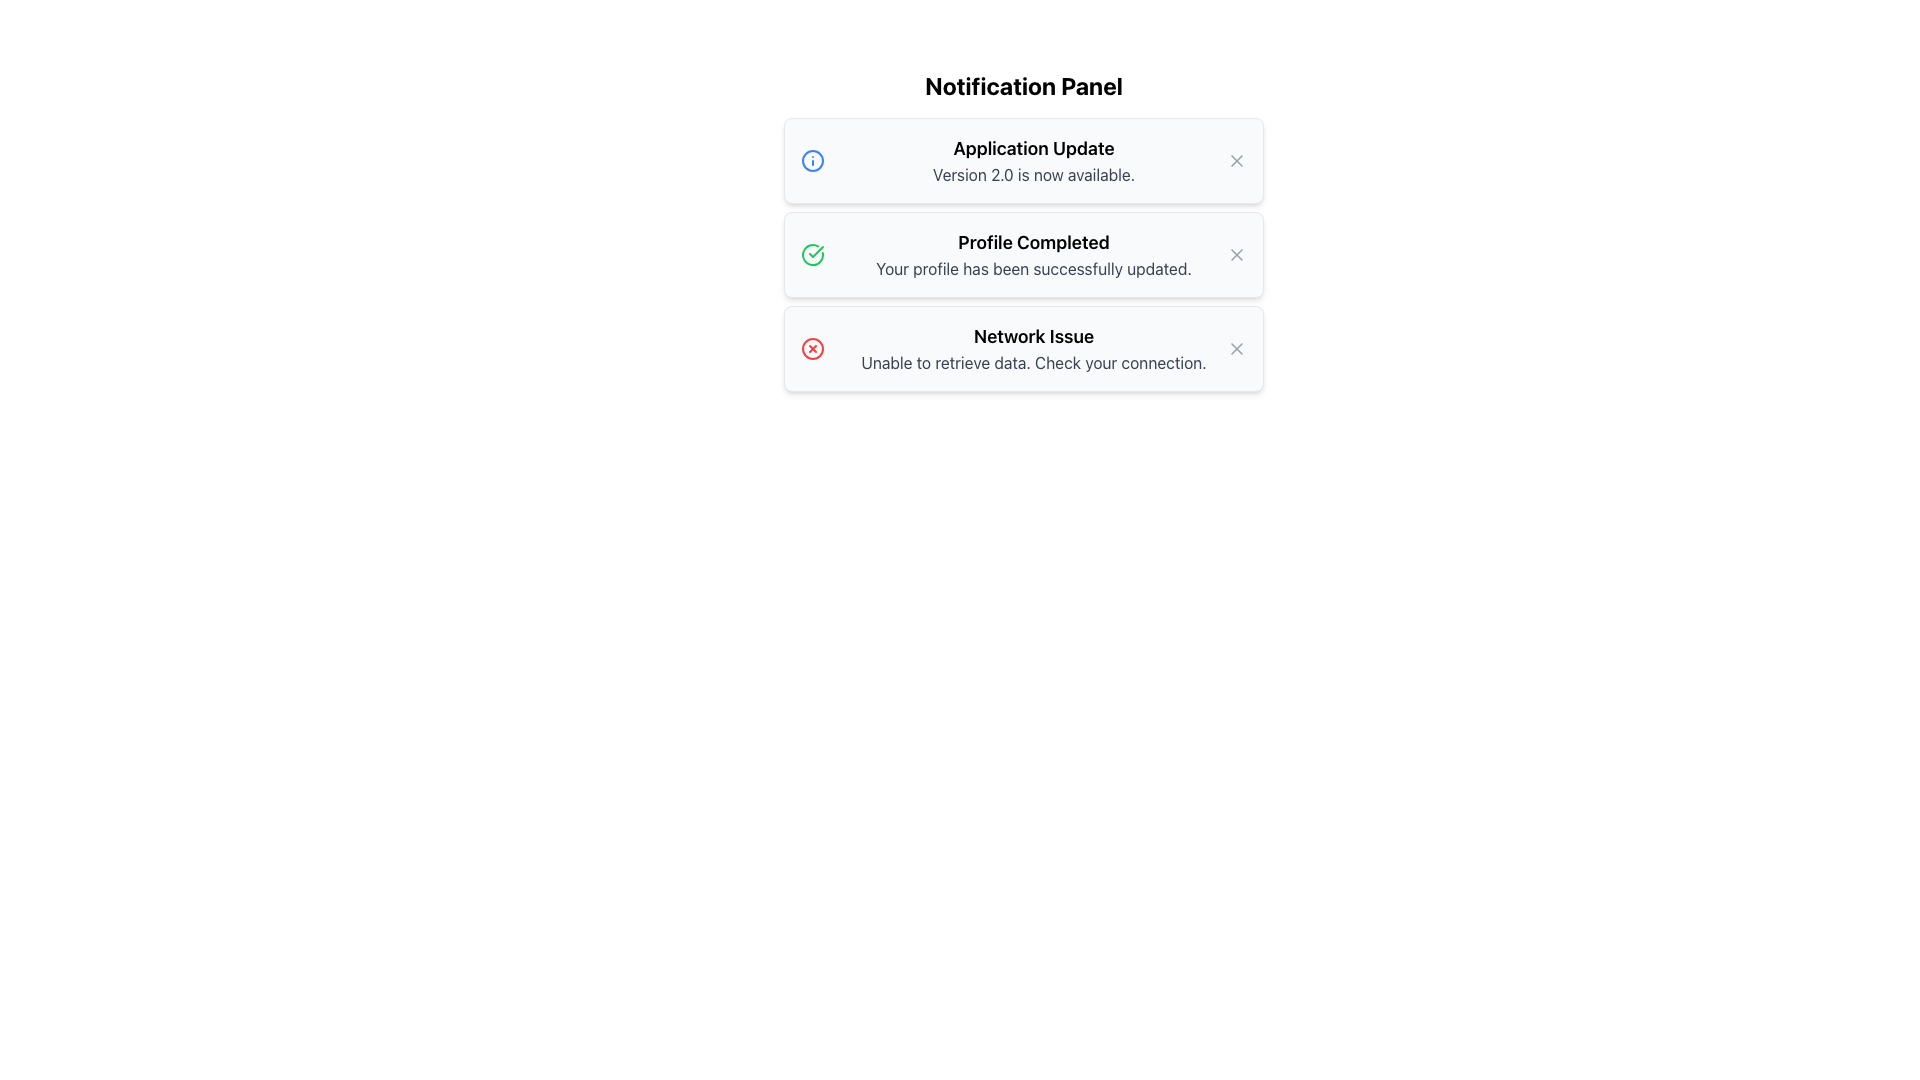  I want to click on the close button icon resembling an 'X', so click(1236, 347).